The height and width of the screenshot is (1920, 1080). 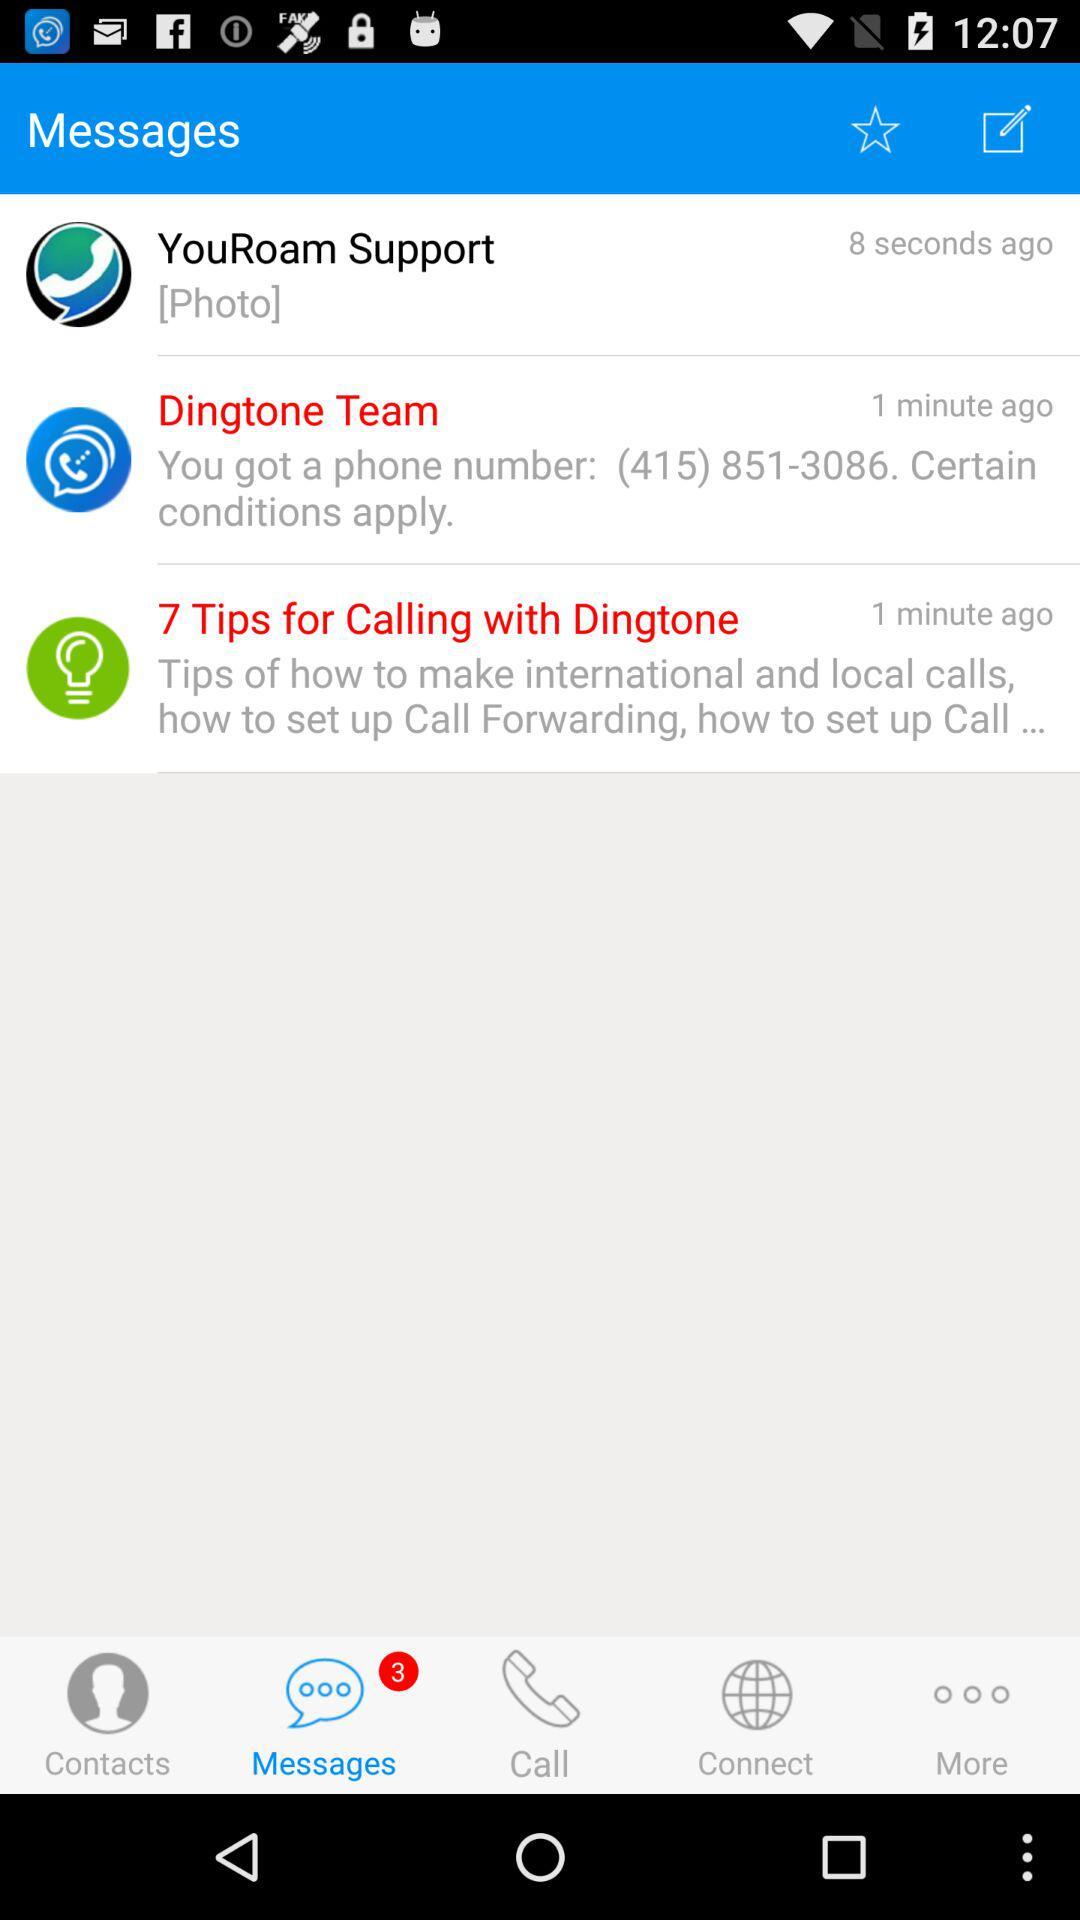 What do you see at coordinates (604, 300) in the screenshot?
I see `the item below the youroam support app` at bounding box center [604, 300].